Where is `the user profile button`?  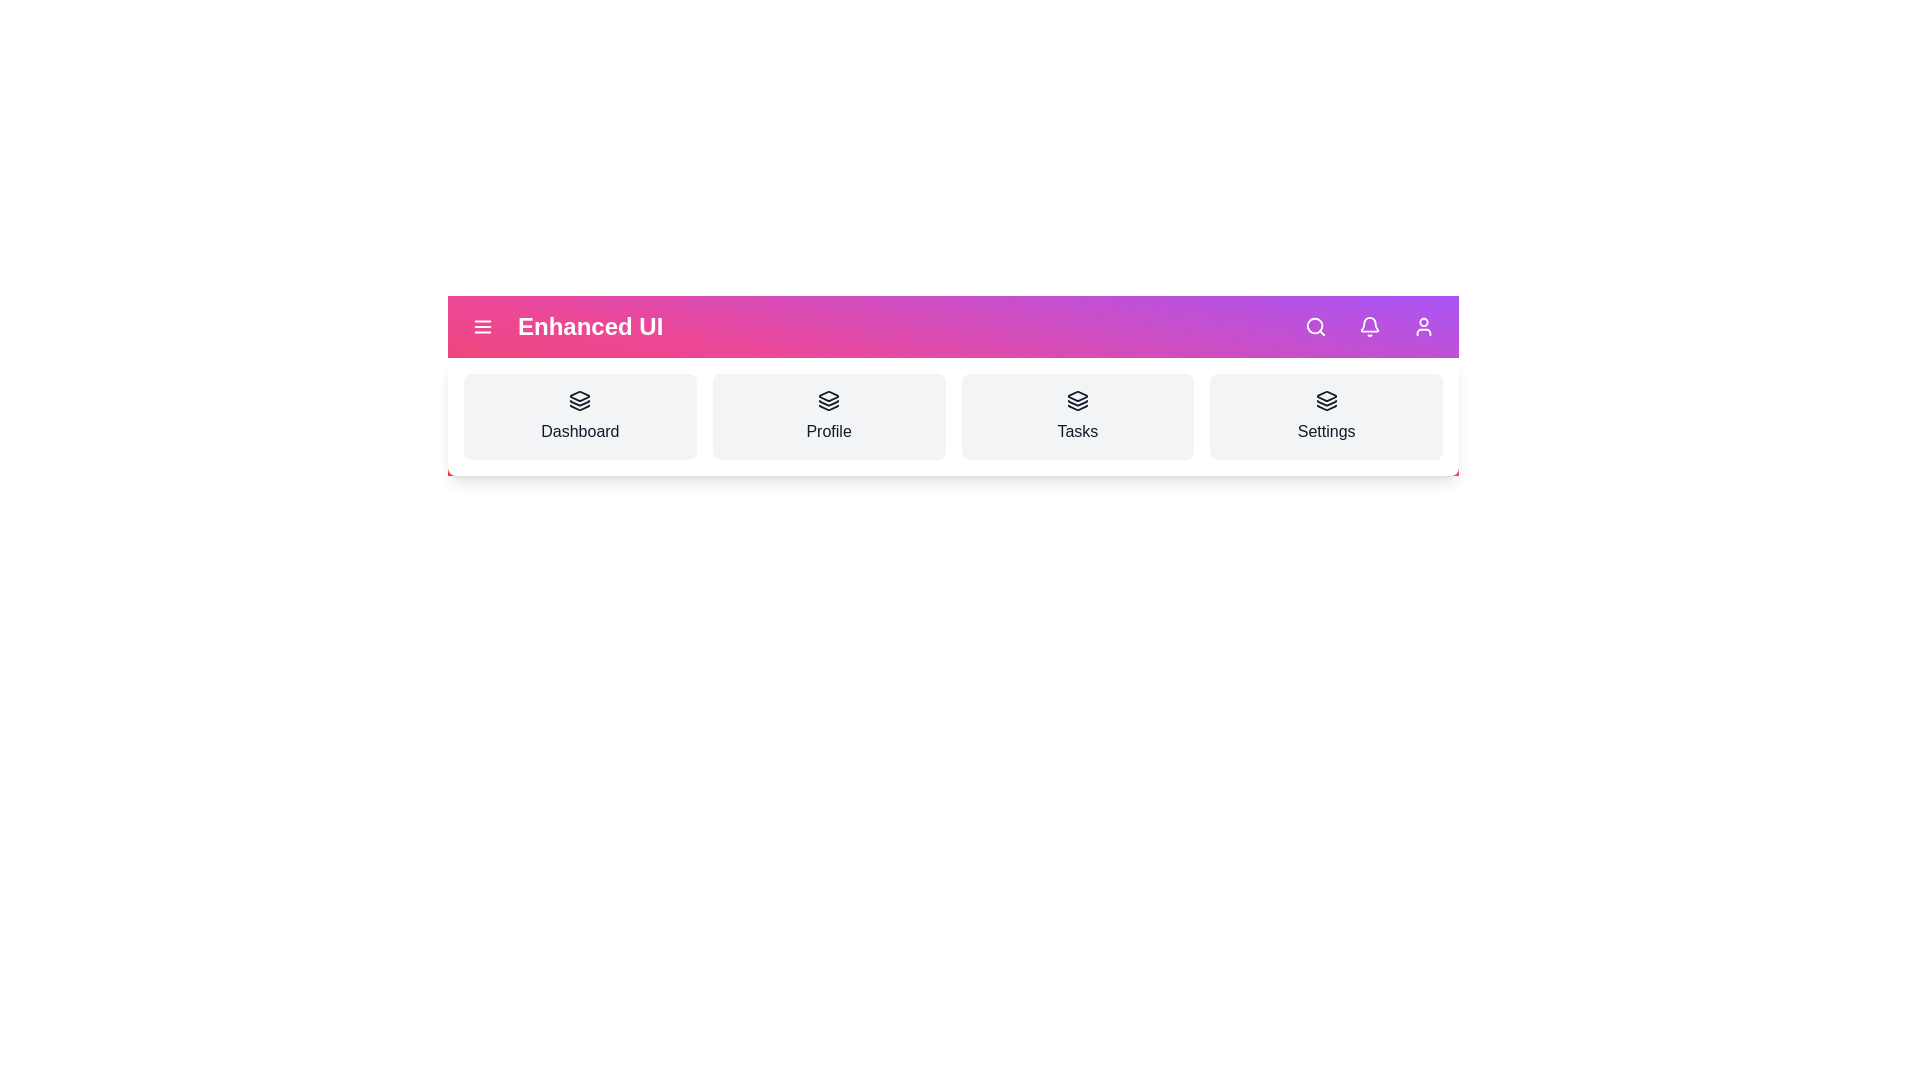
the user profile button is located at coordinates (1423, 326).